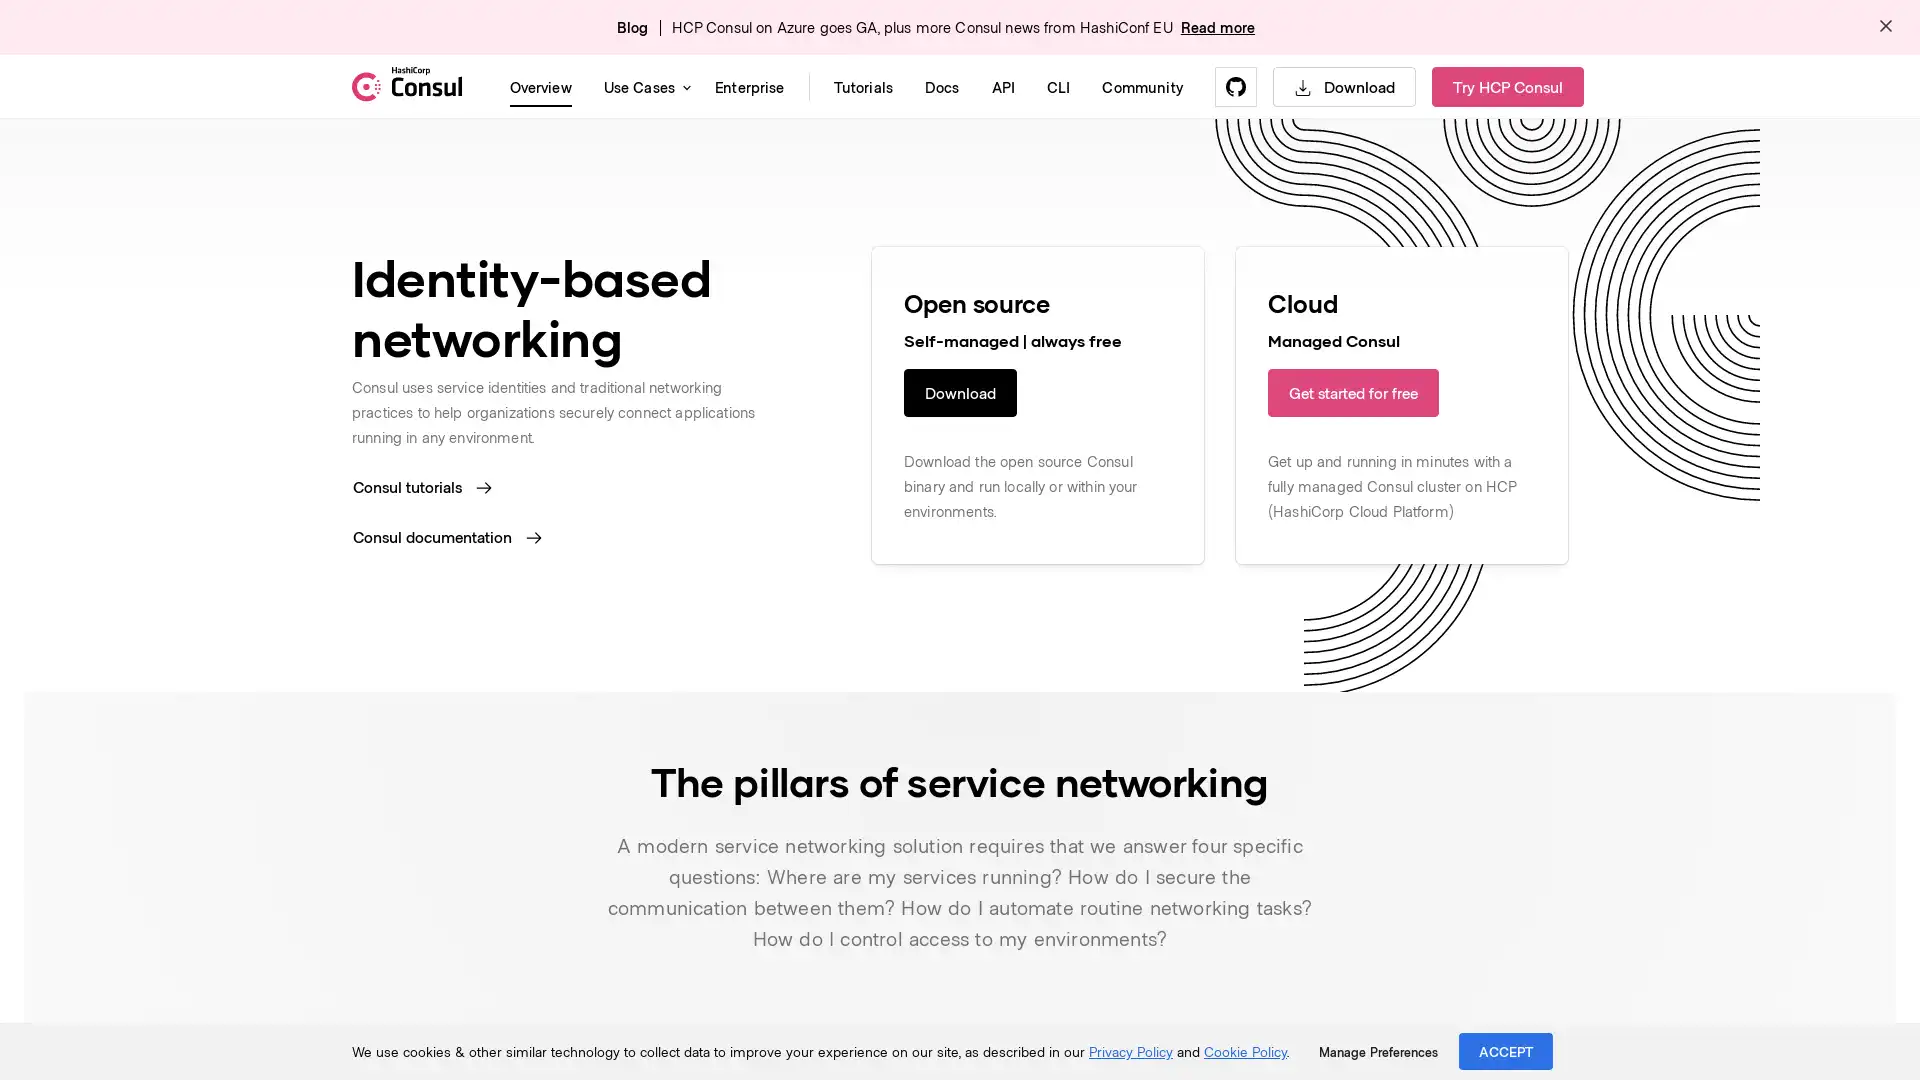  Describe the element at coordinates (1885, 27) in the screenshot. I see `Dismiss alert` at that location.